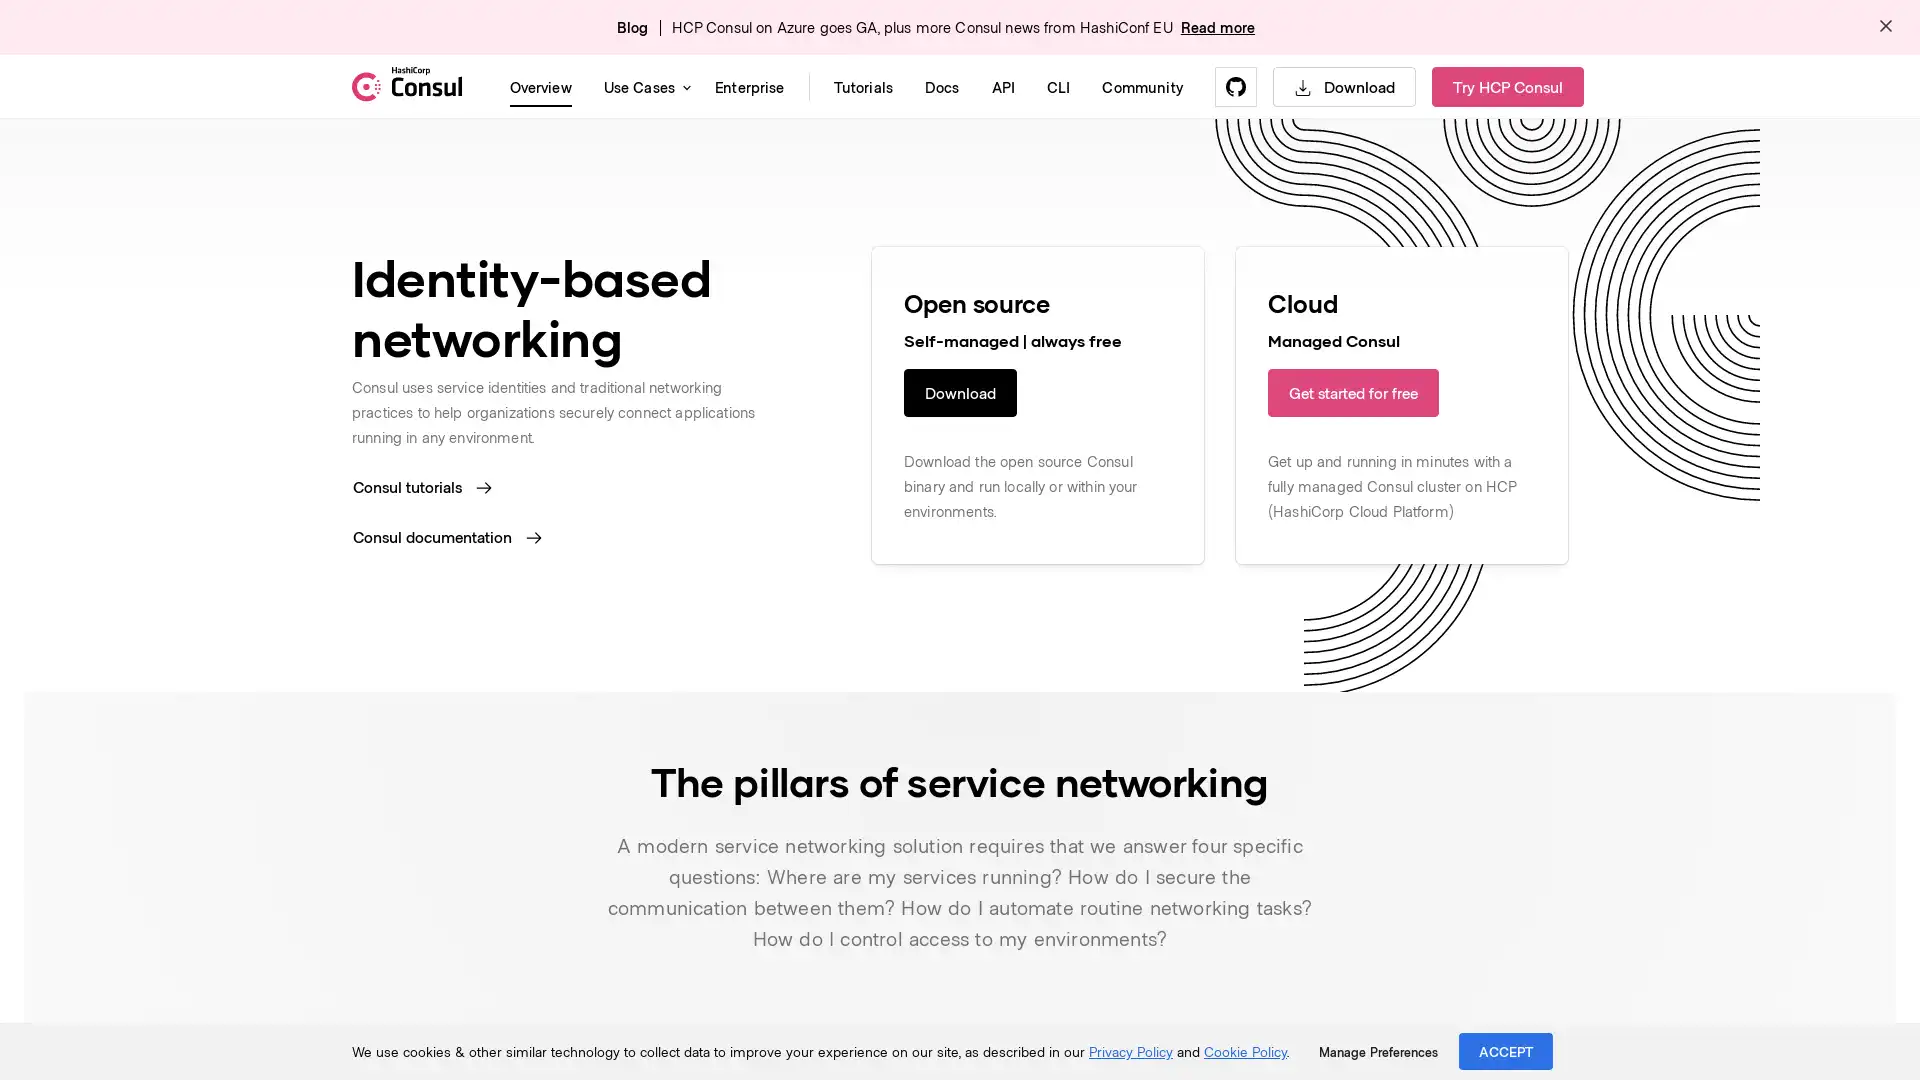  Describe the element at coordinates (1885, 27) in the screenshot. I see `Dismiss alert` at that location.